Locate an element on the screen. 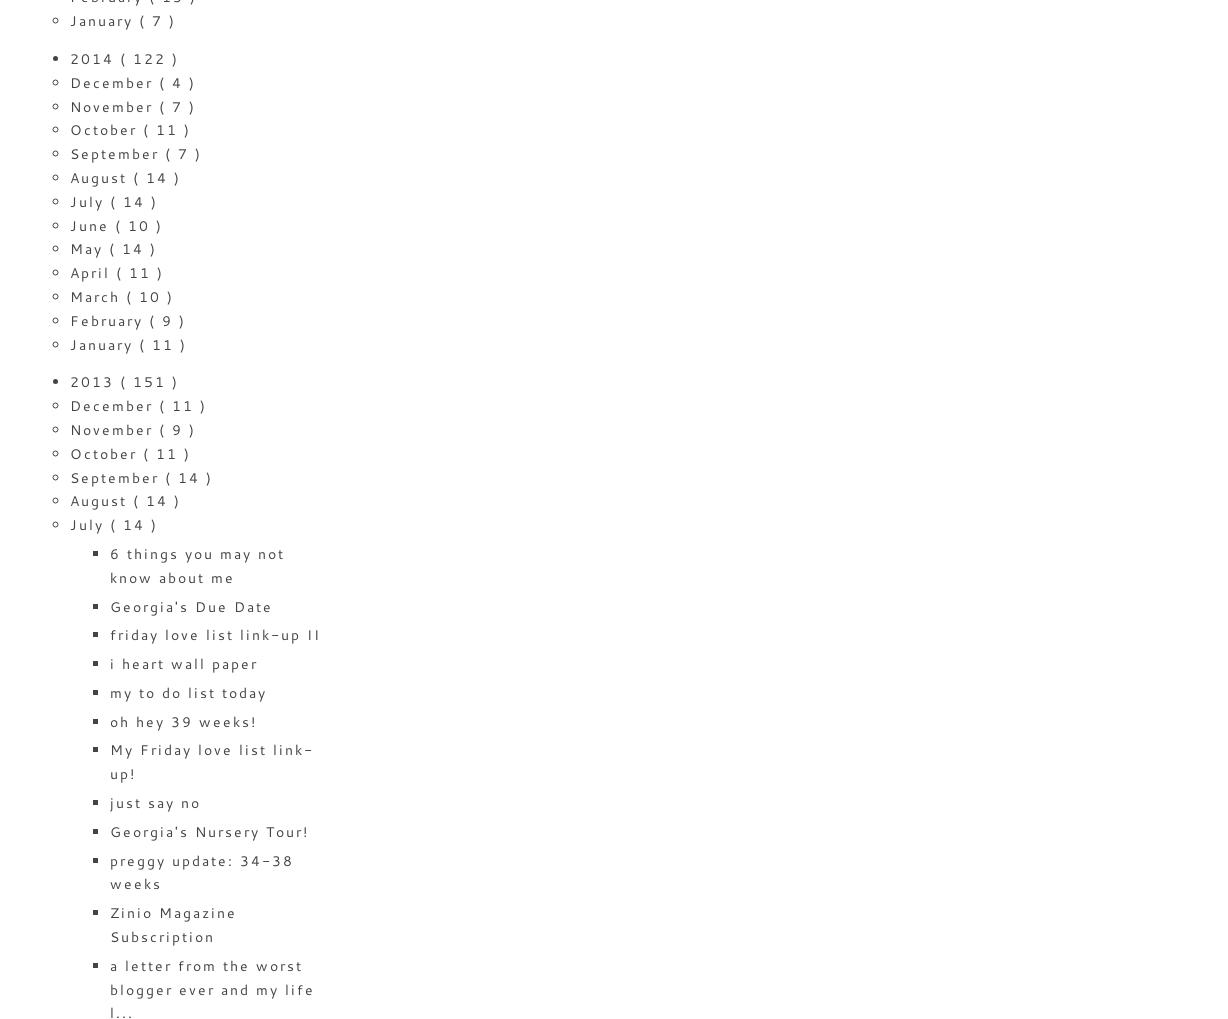 The width and height of the screenshot is (1228, 1019). 'February' is located at coordinates (109, 318).